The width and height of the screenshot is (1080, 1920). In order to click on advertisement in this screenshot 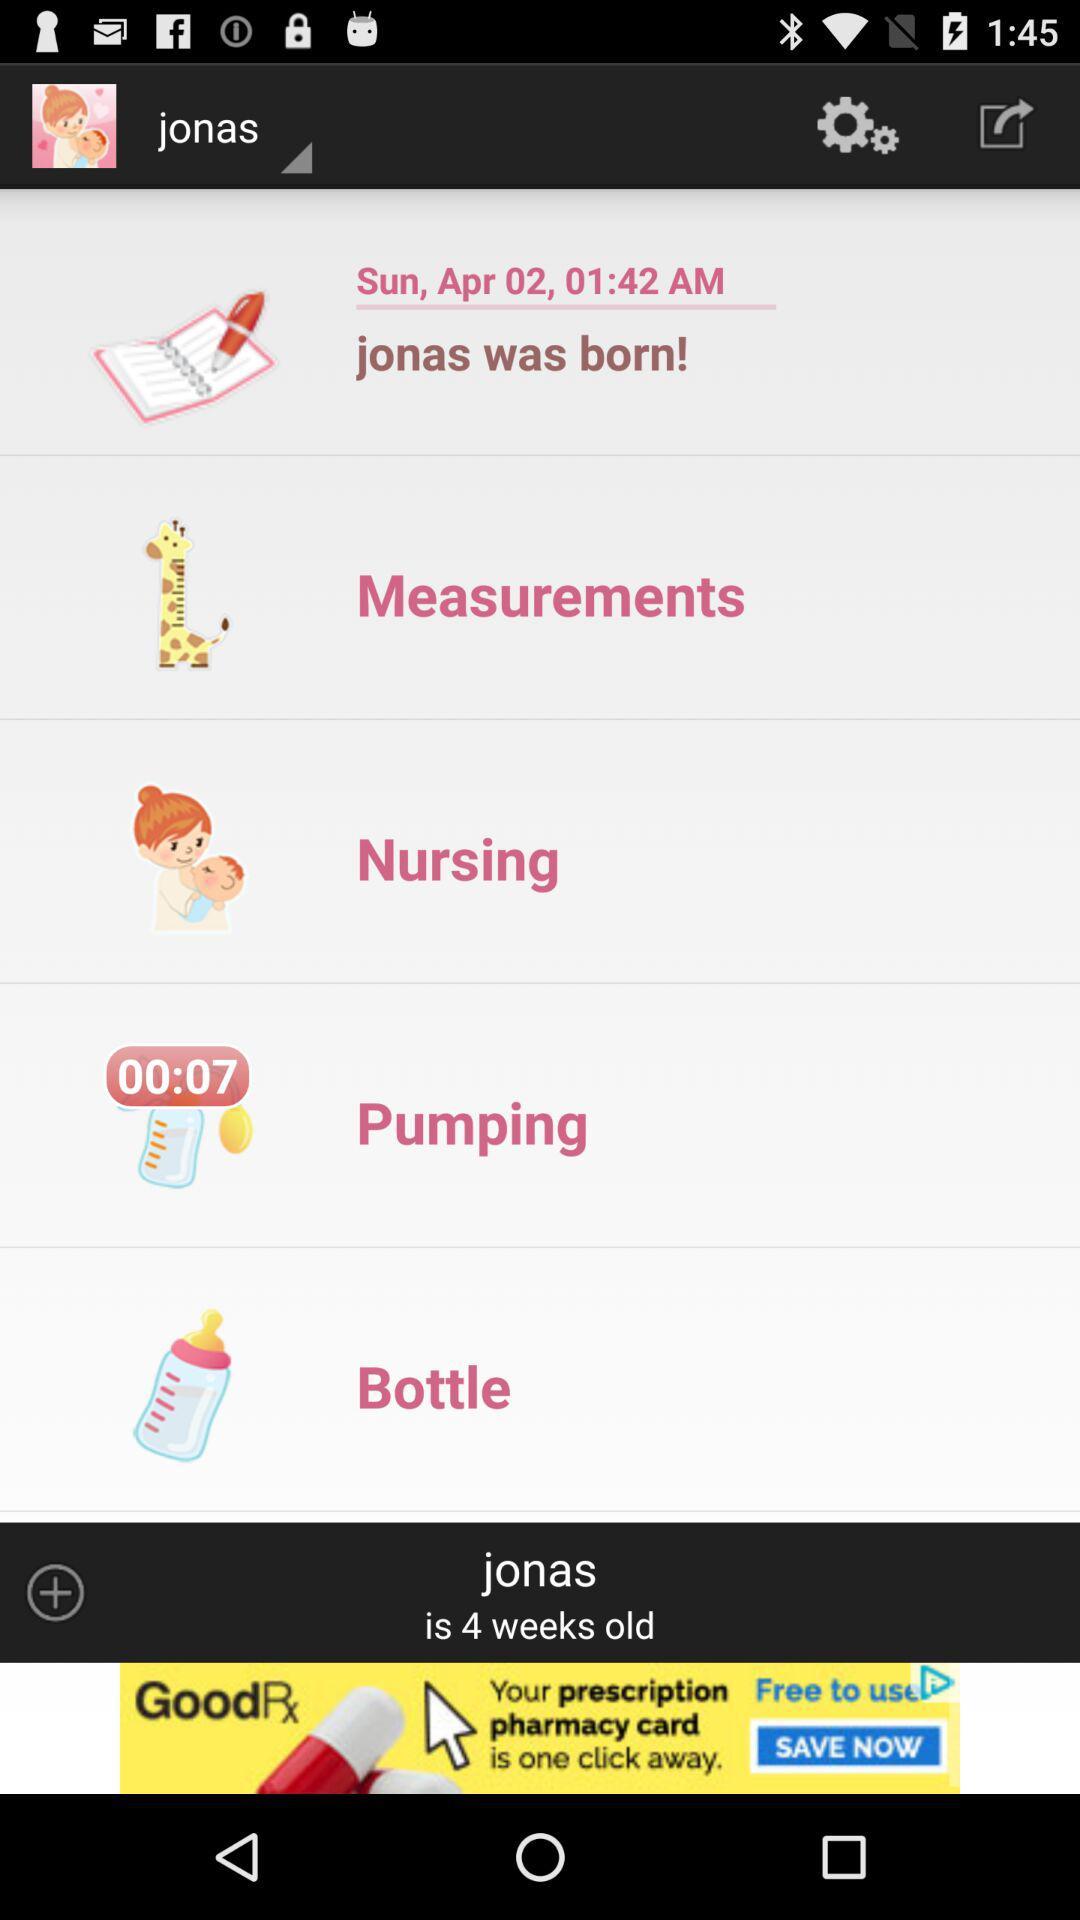, I will do `click(540, 1727)`.